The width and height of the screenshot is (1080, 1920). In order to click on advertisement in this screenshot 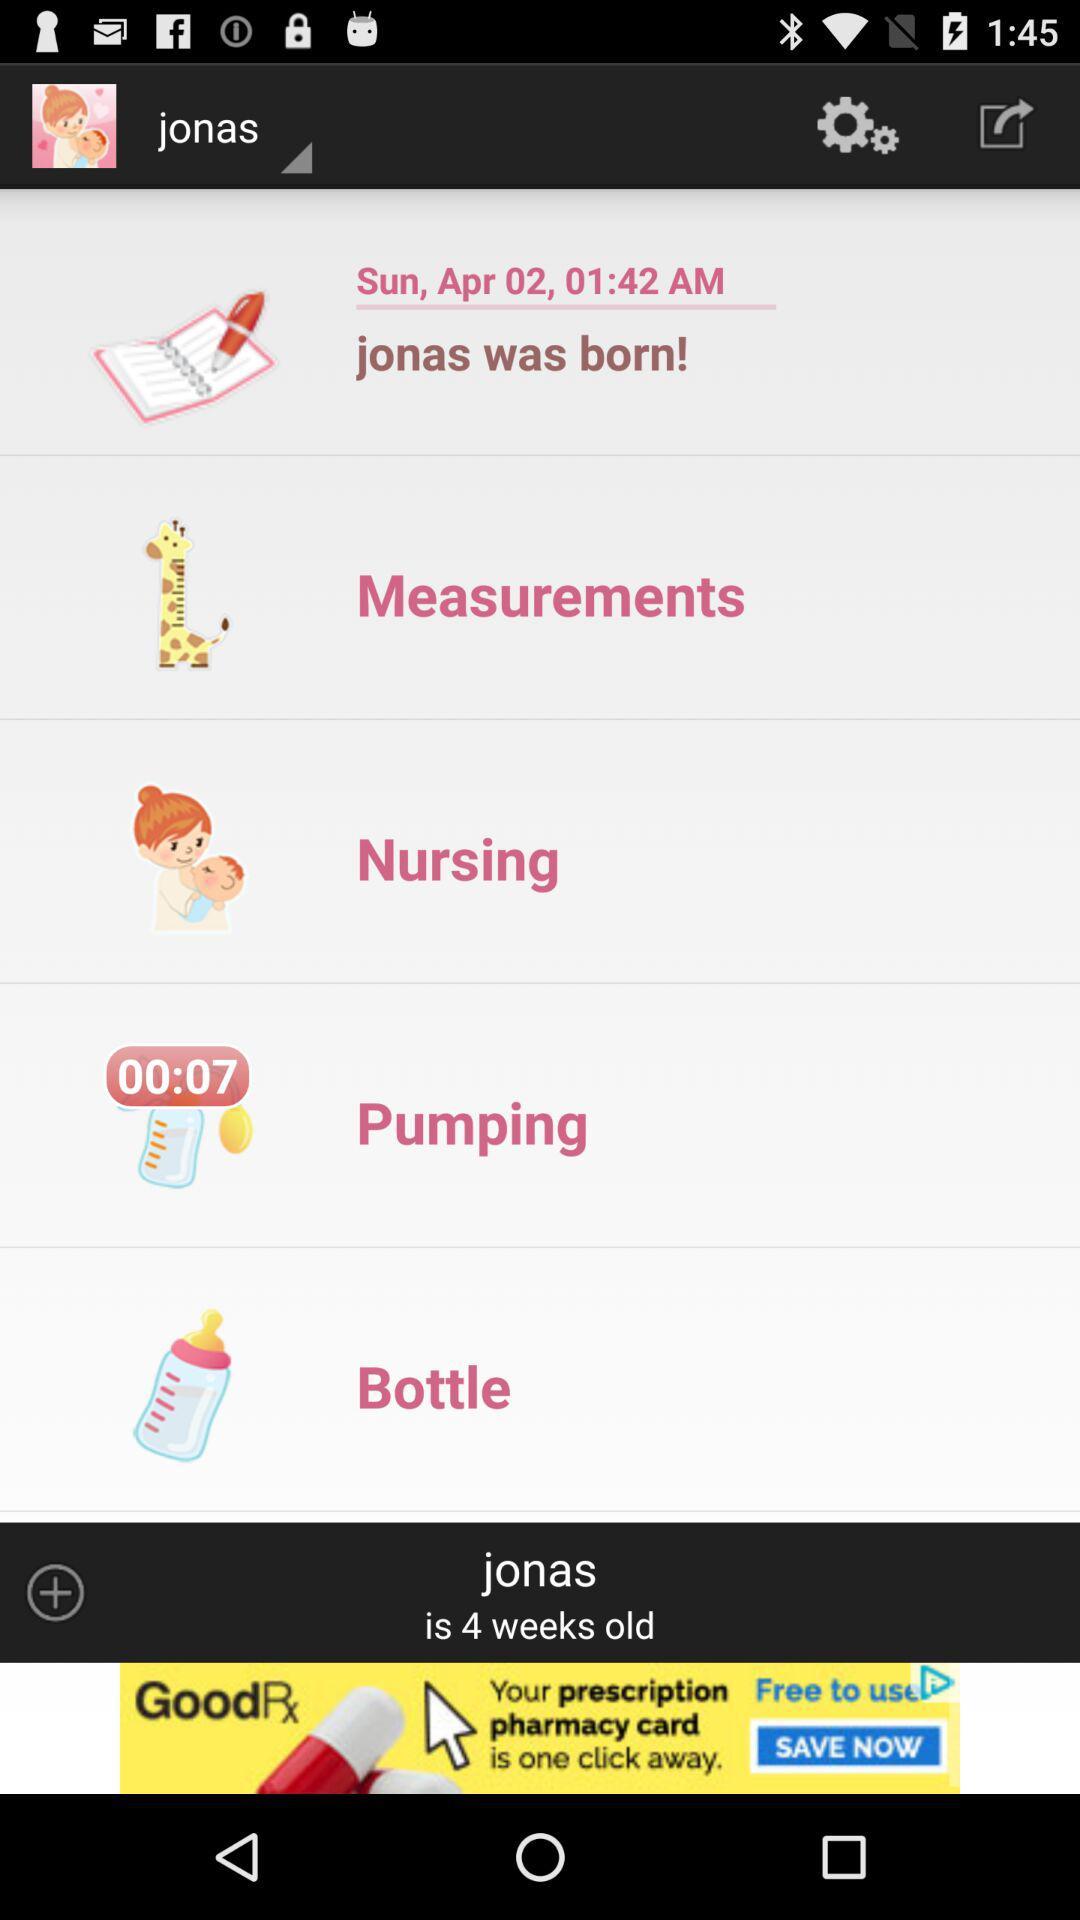, I will do `click(540, 1727)`.